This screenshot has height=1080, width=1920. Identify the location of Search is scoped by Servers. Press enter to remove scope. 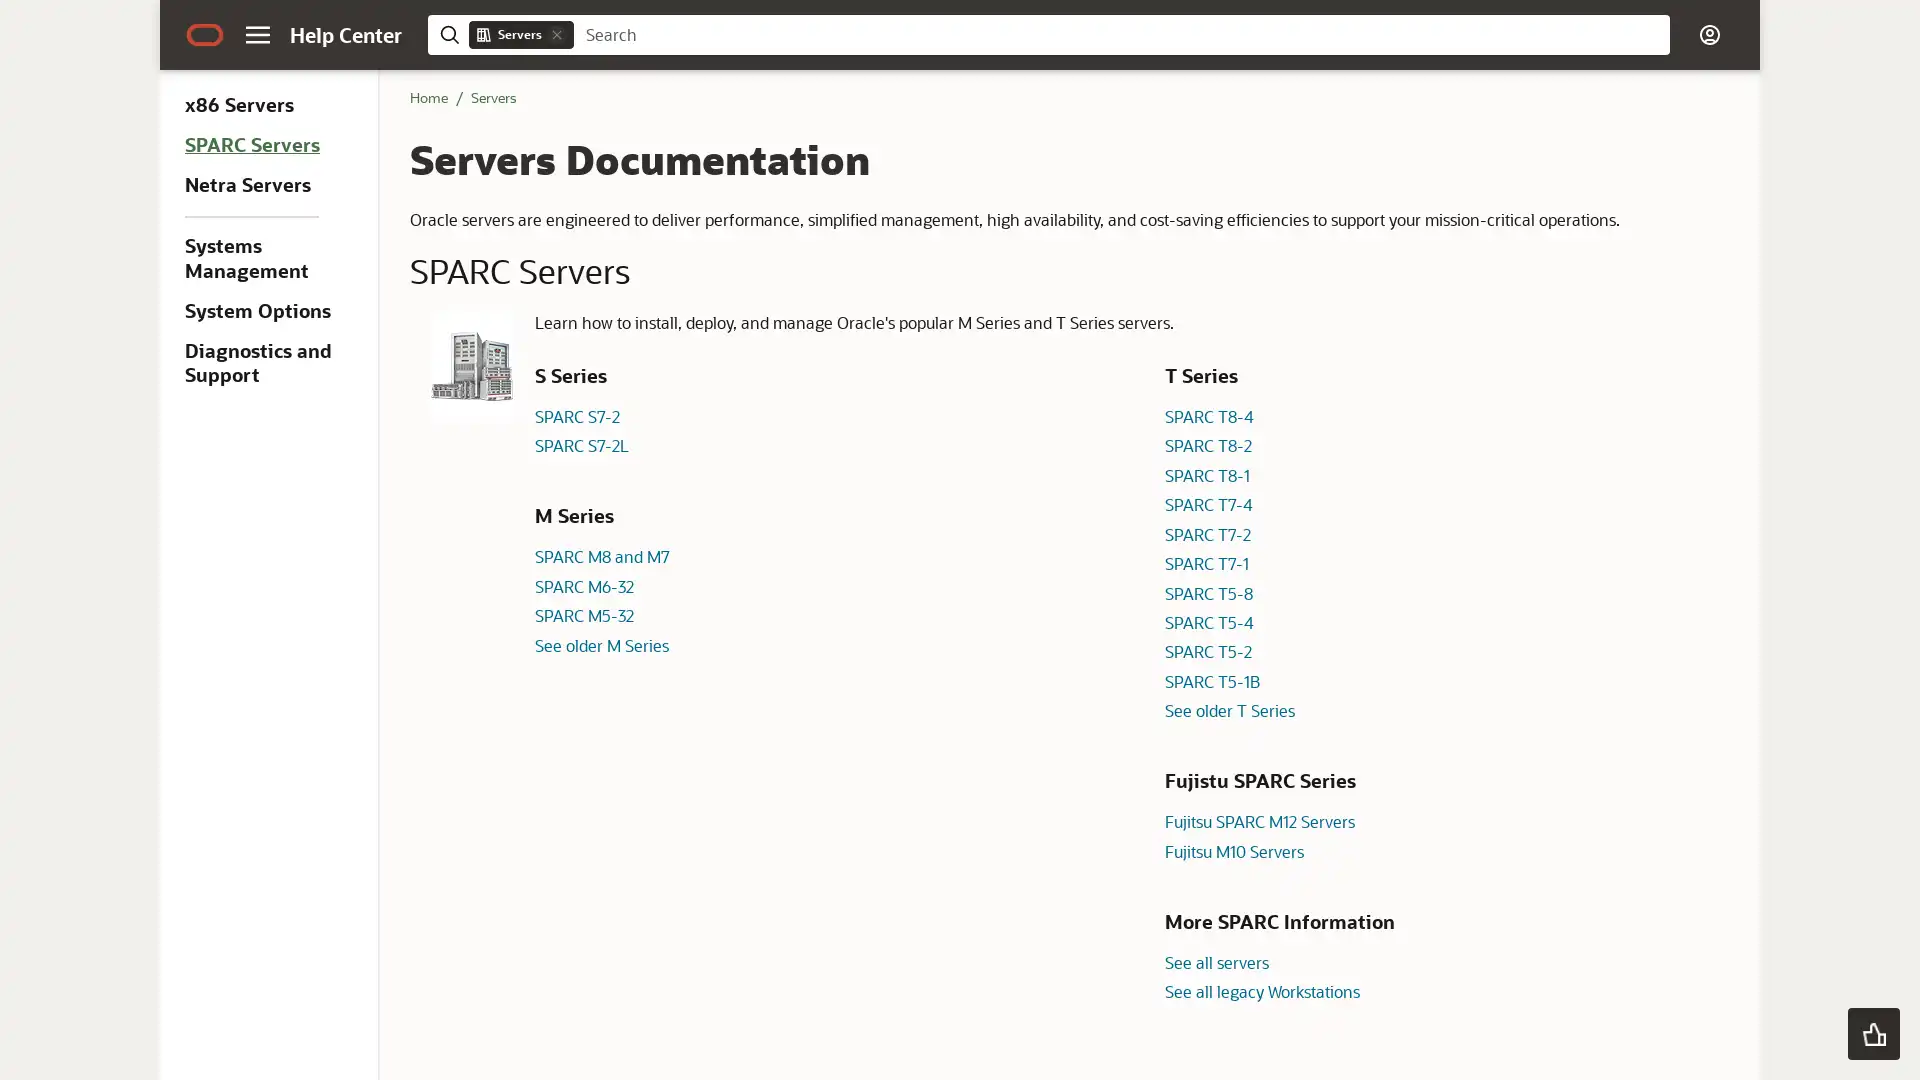
(556, 34).